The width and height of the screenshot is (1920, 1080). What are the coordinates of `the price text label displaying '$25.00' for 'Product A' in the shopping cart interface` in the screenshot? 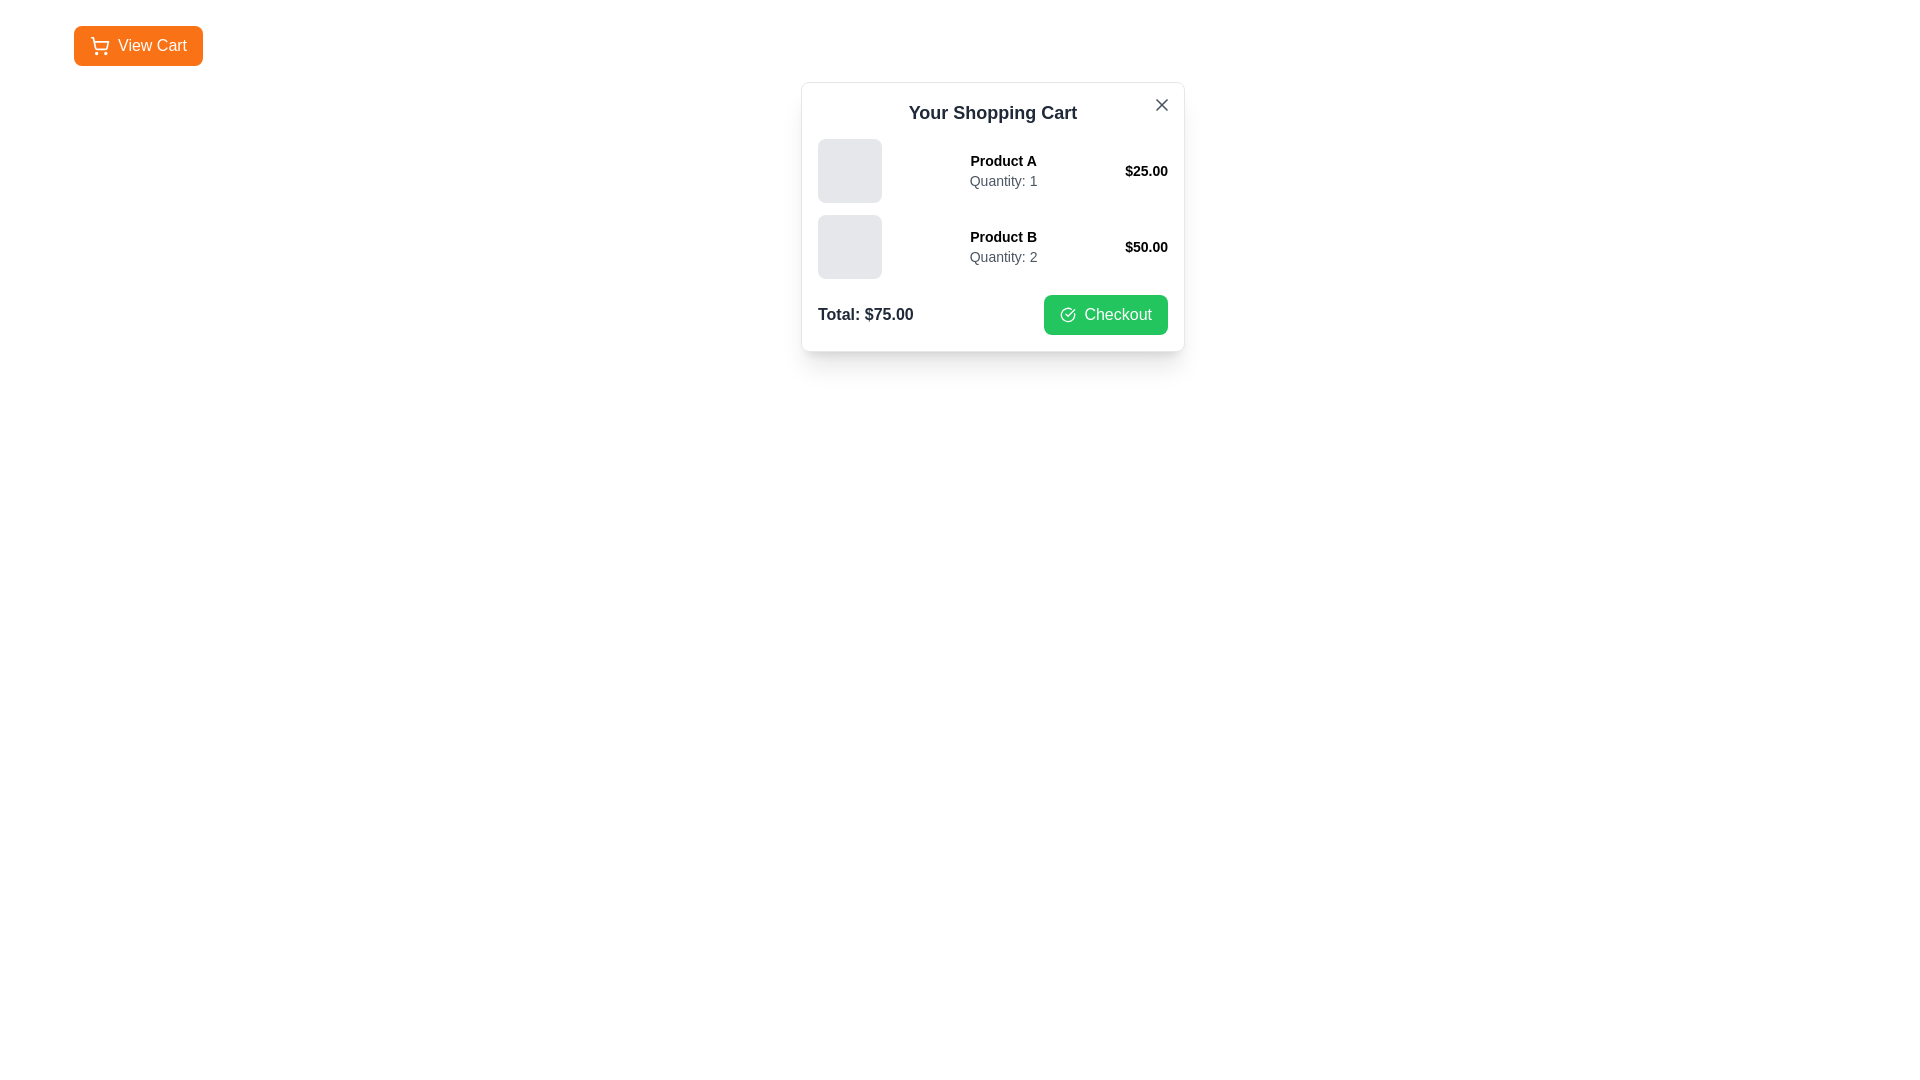 It's located at (1146, 169).